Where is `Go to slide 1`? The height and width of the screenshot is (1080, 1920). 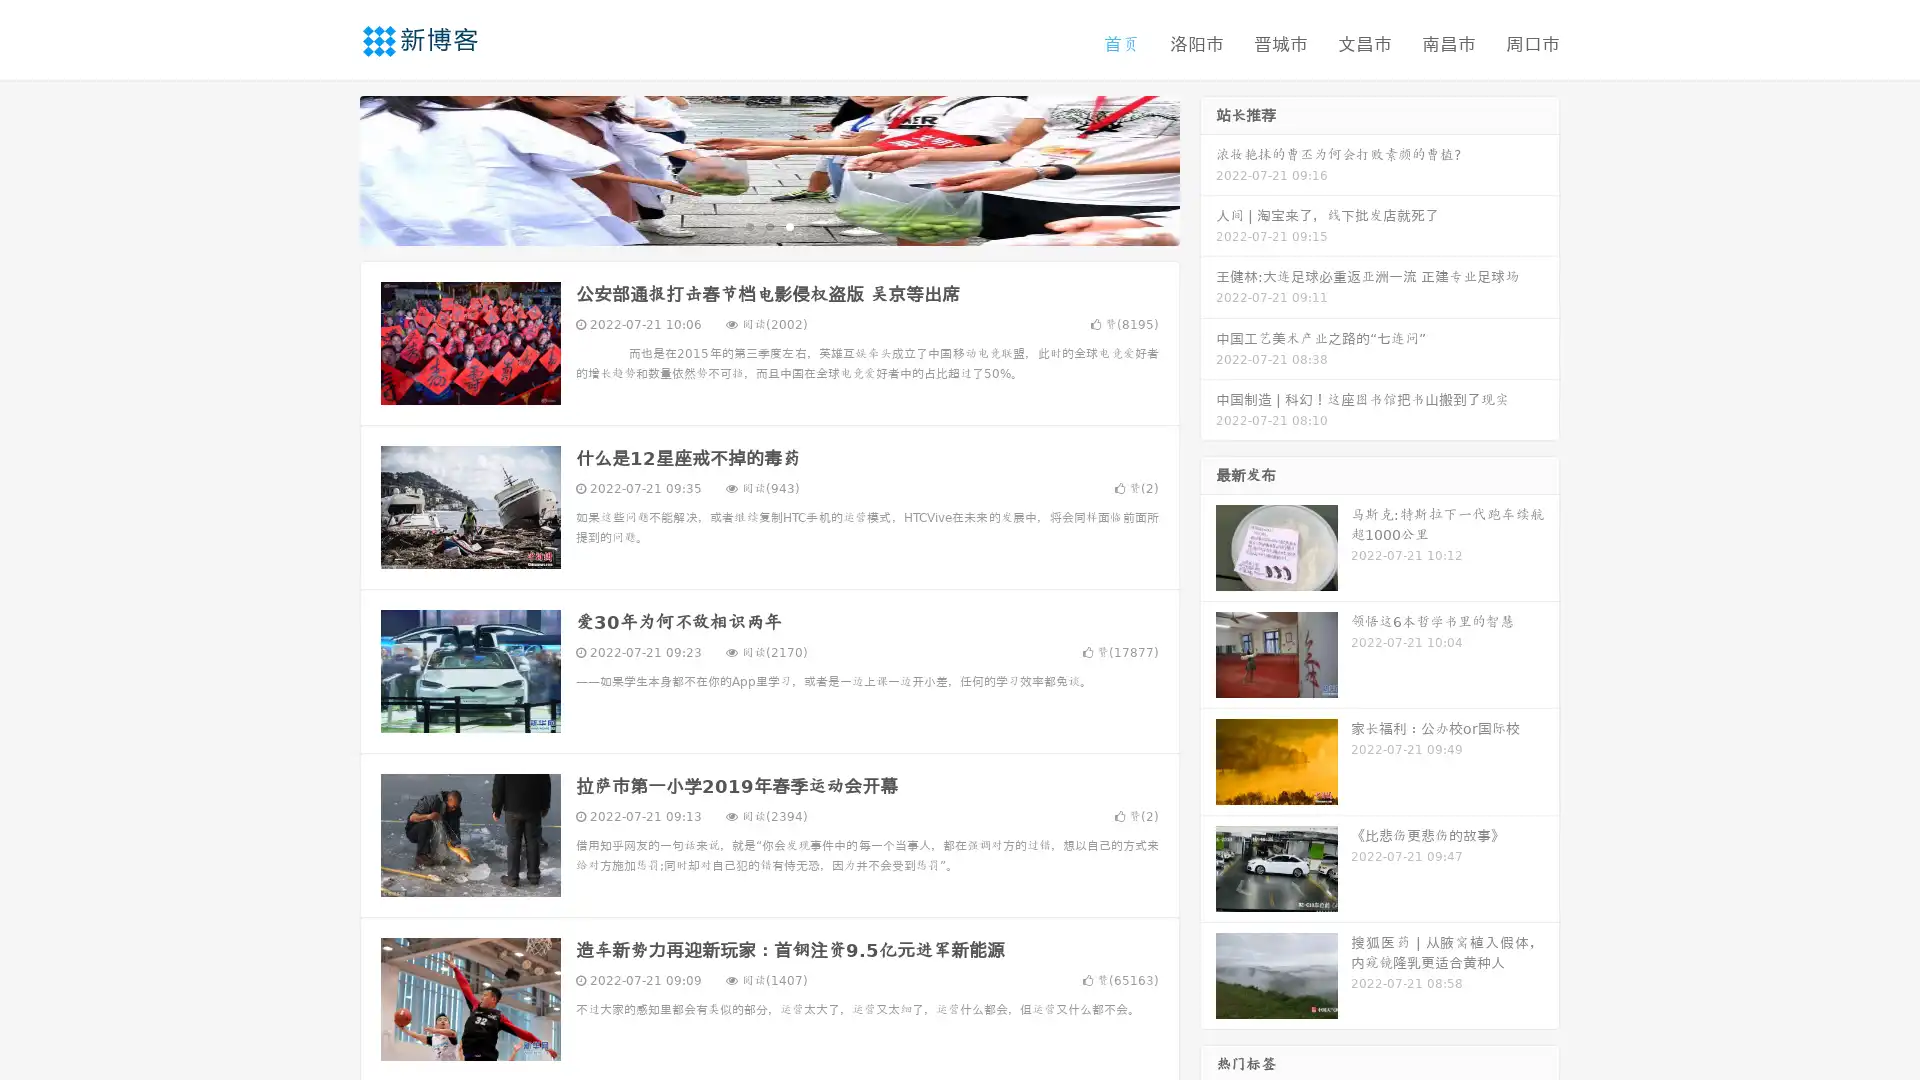 Go to slide 1 is located at coordinates (748, 225).